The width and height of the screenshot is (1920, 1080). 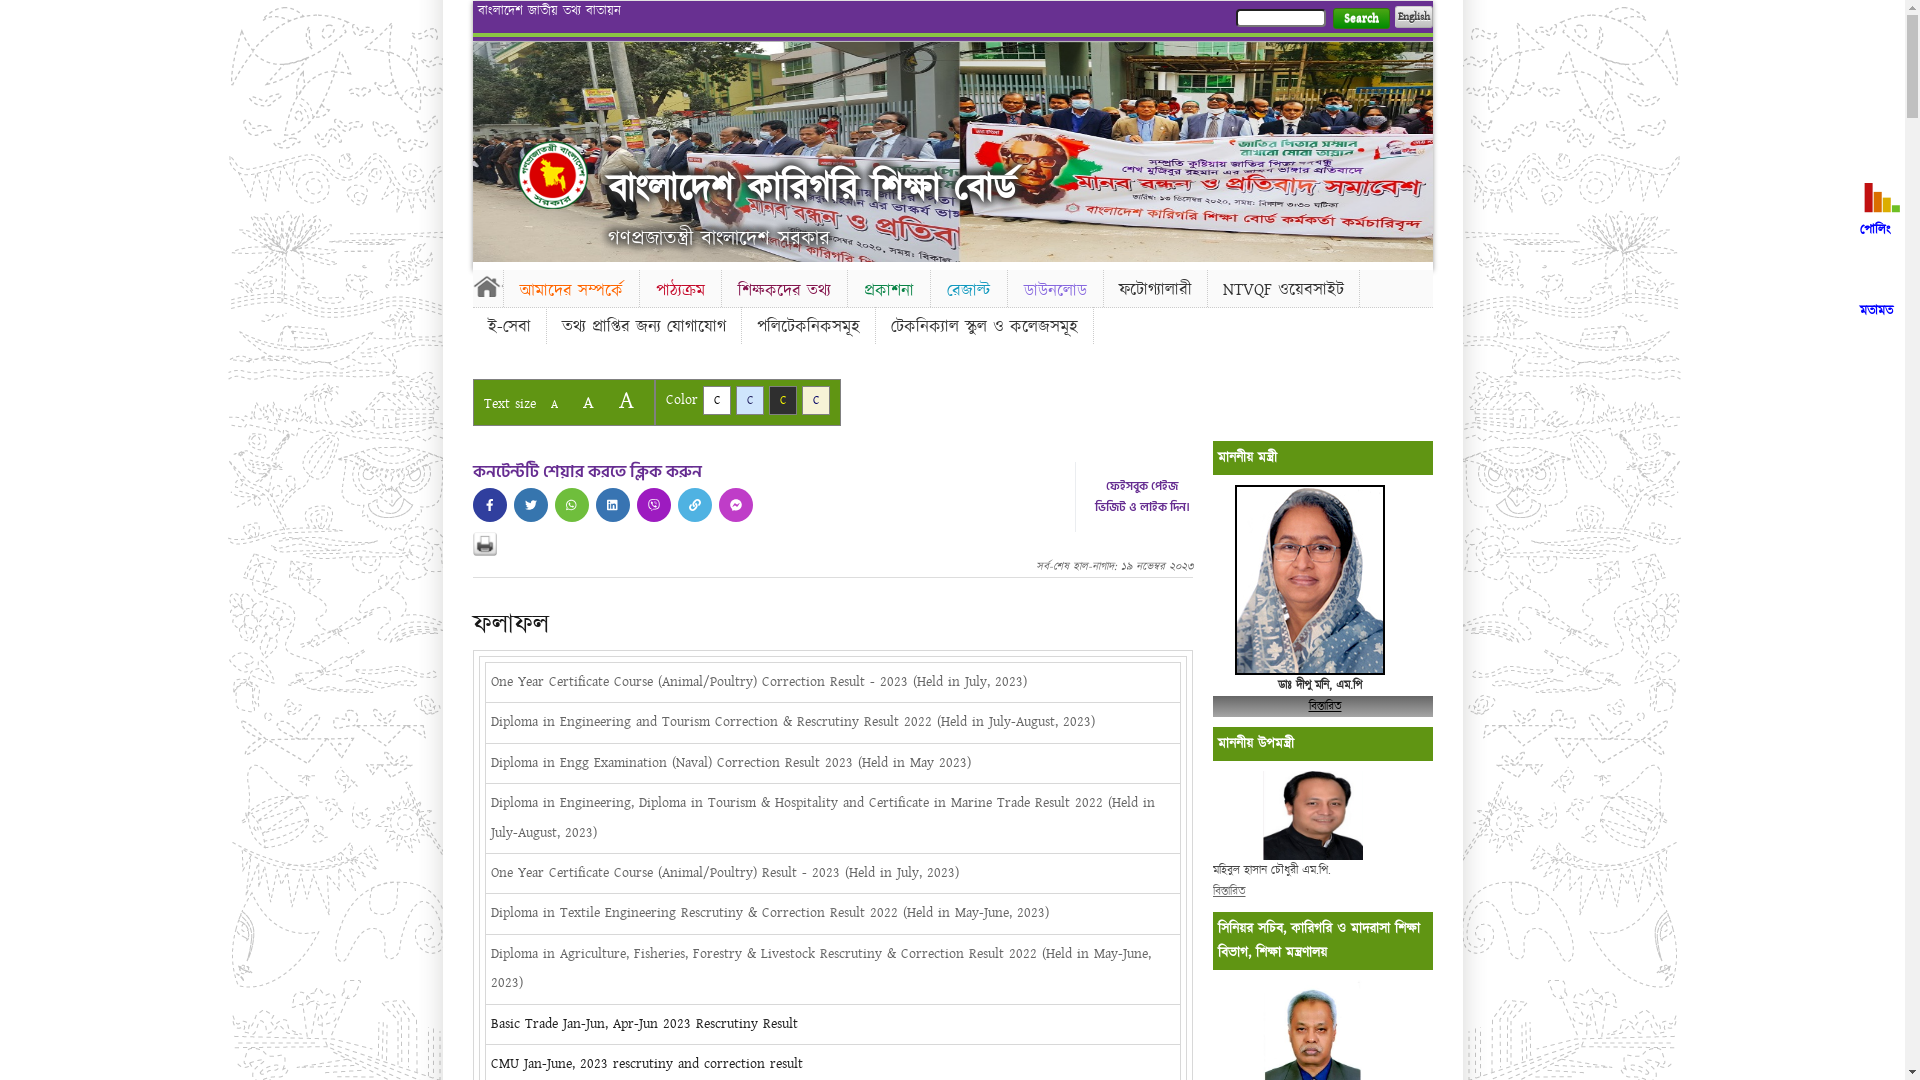 I want to click on 'Basic Trade Jan-Jun, Apr-Jun 2023 Rescrutiny Result', so click(x=489, y=1023).